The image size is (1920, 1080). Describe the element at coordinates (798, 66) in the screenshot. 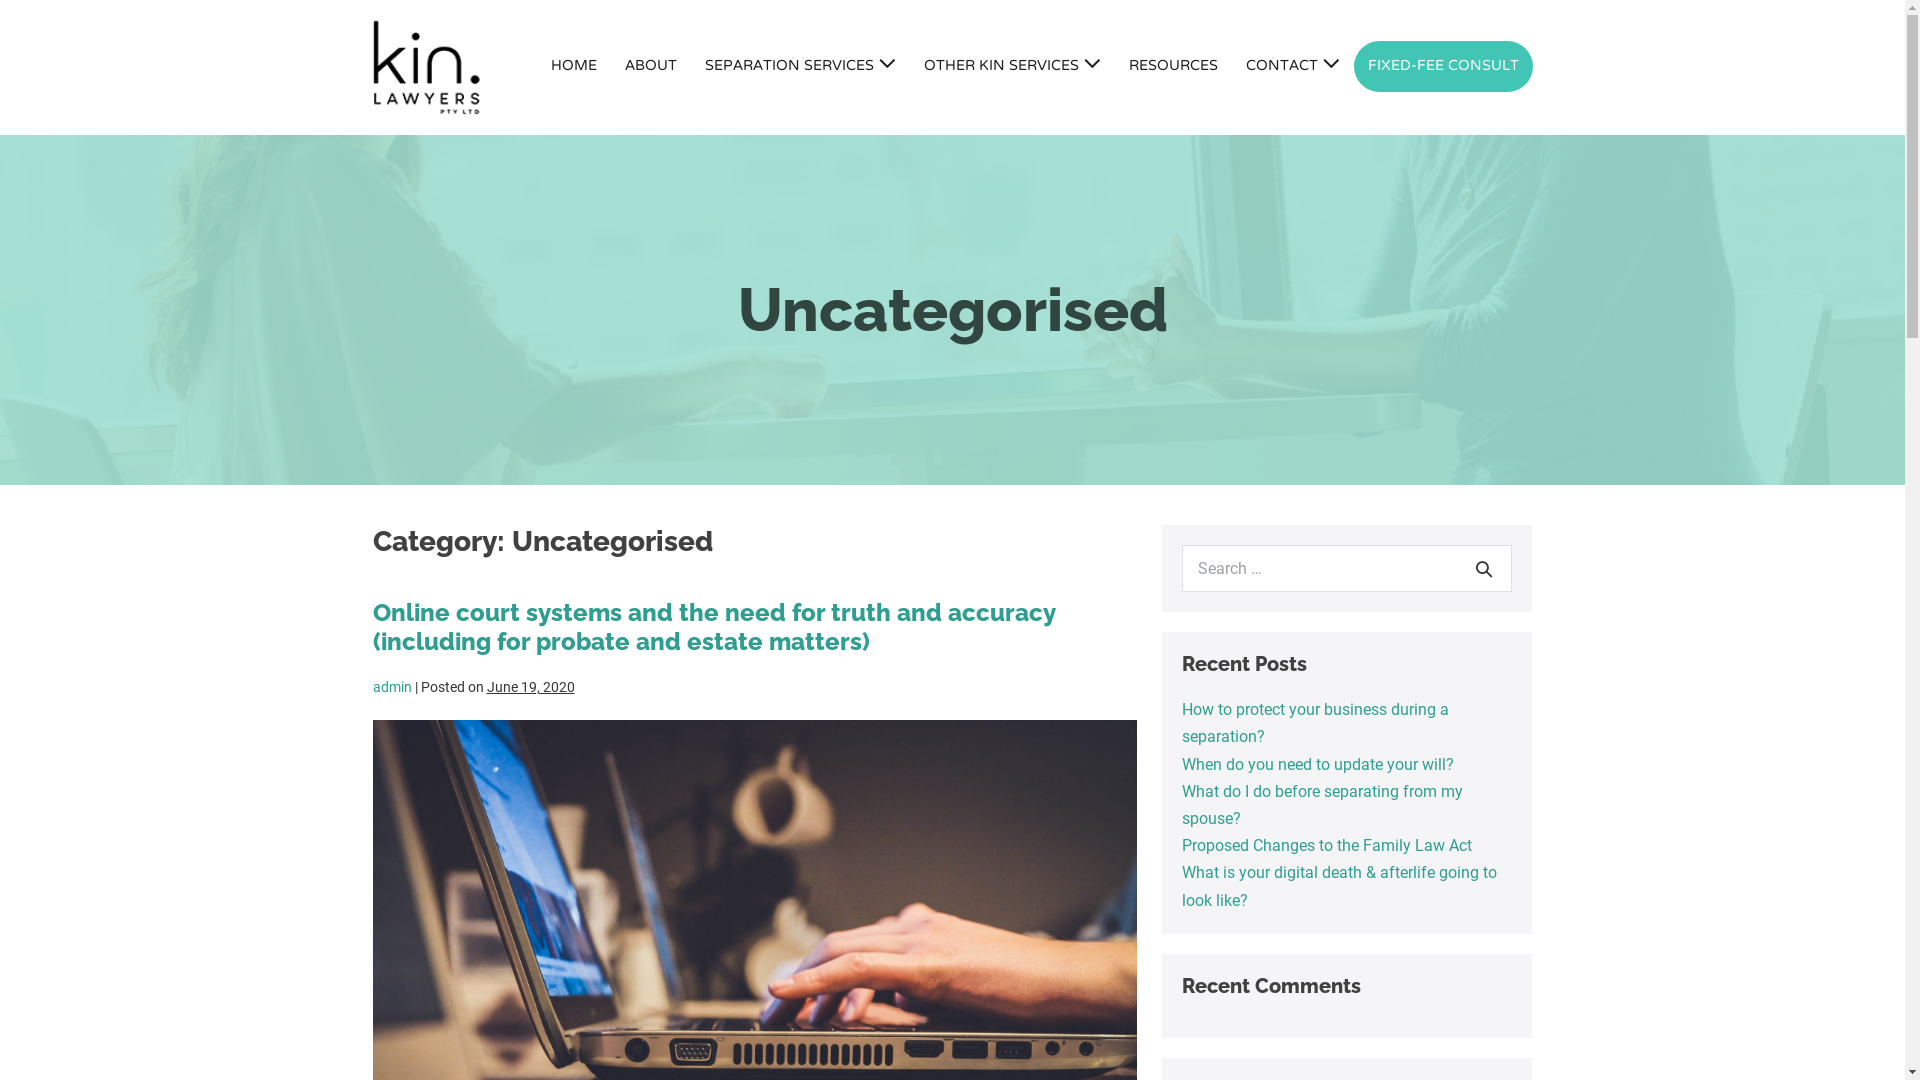

I see `'SEPARATION SERVICES'` at that location.